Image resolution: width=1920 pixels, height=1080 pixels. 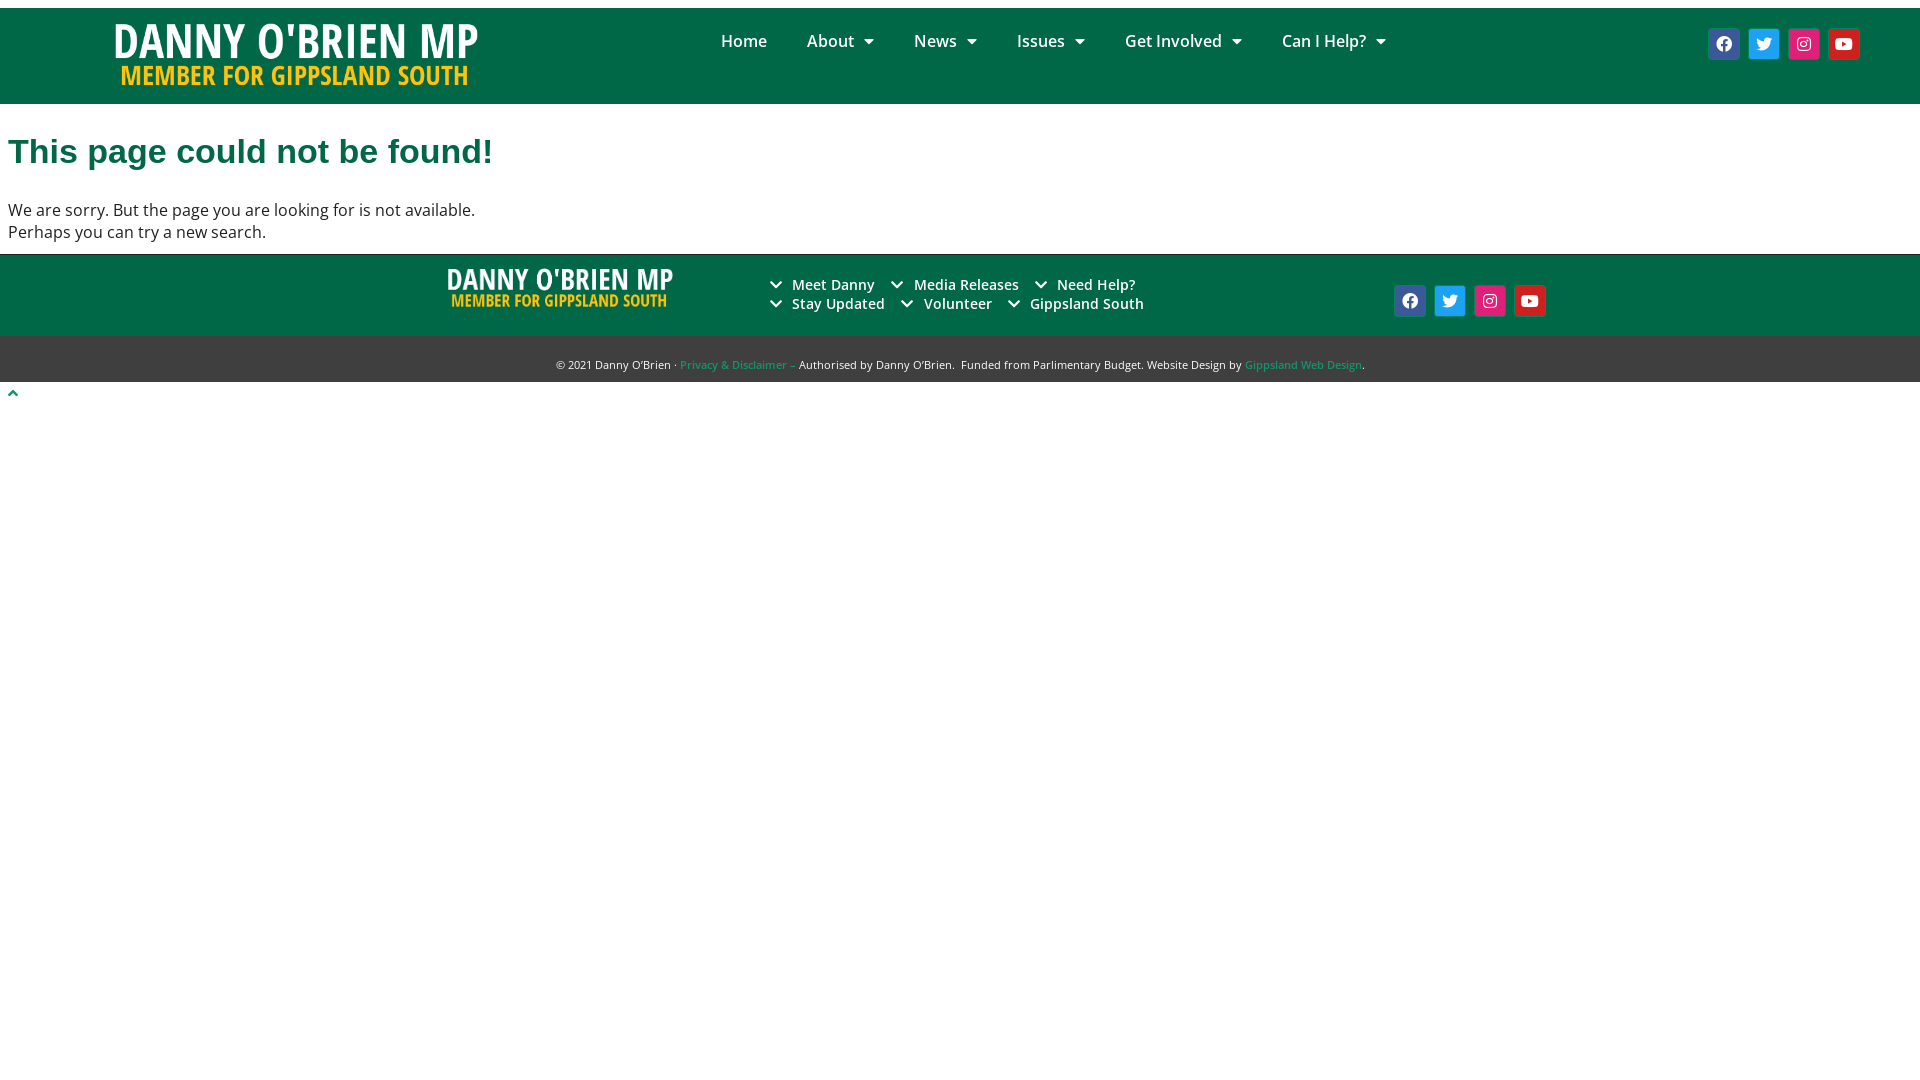 I want to click on 'Gippsland South', so click(x=1075, y=303).